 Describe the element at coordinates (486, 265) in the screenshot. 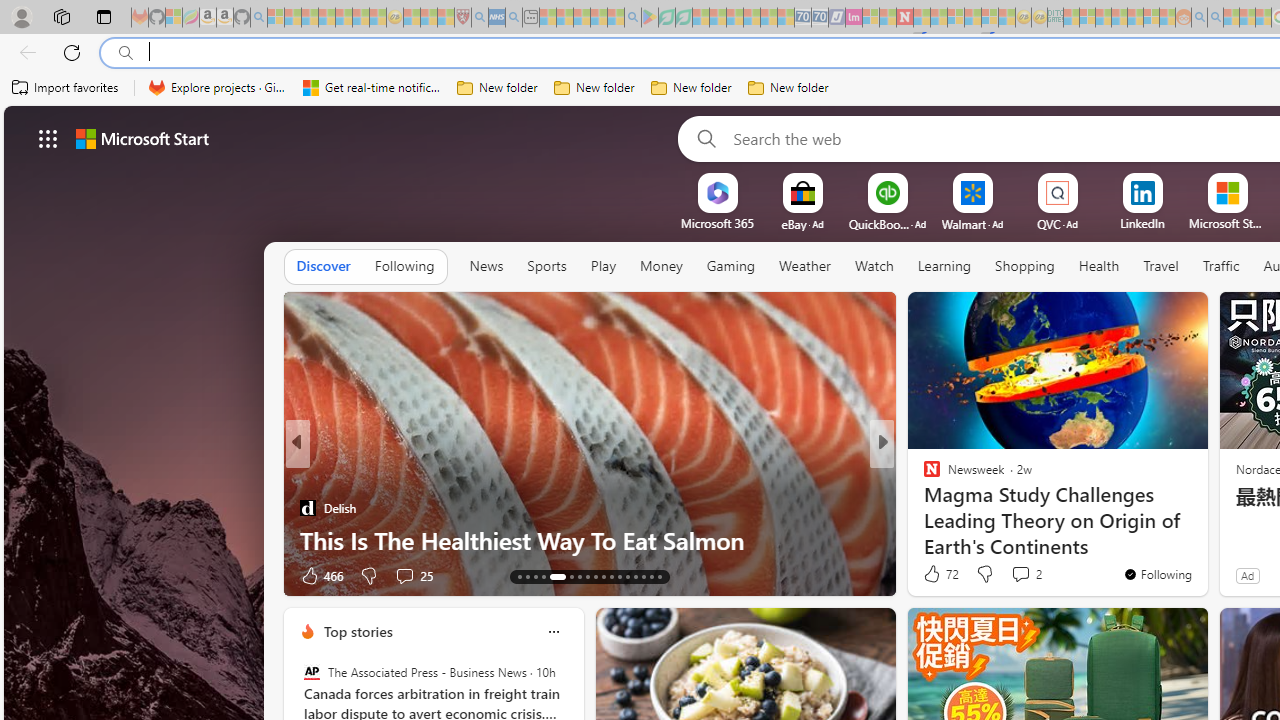

I see `'News'` at that location.